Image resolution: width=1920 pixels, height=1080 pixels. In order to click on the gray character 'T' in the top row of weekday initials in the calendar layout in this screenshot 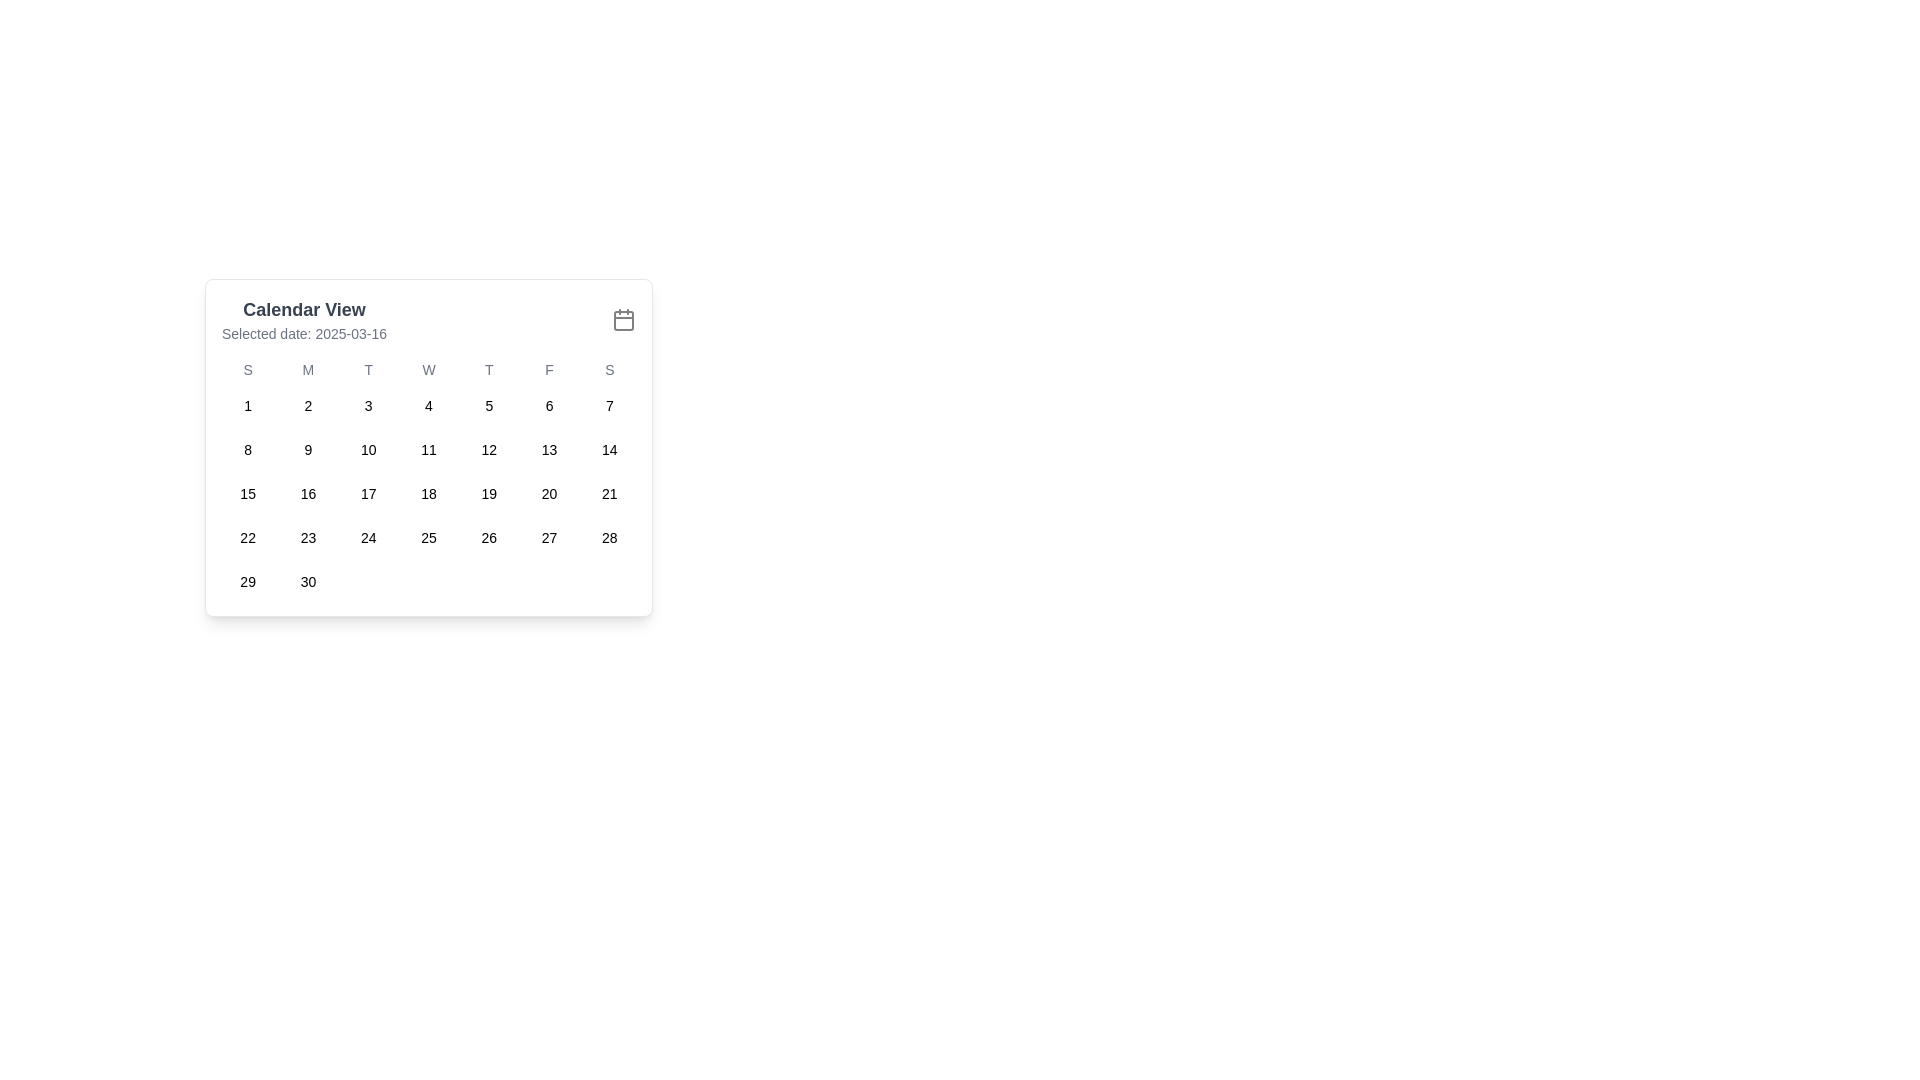, I will do `click(368, 370)`.